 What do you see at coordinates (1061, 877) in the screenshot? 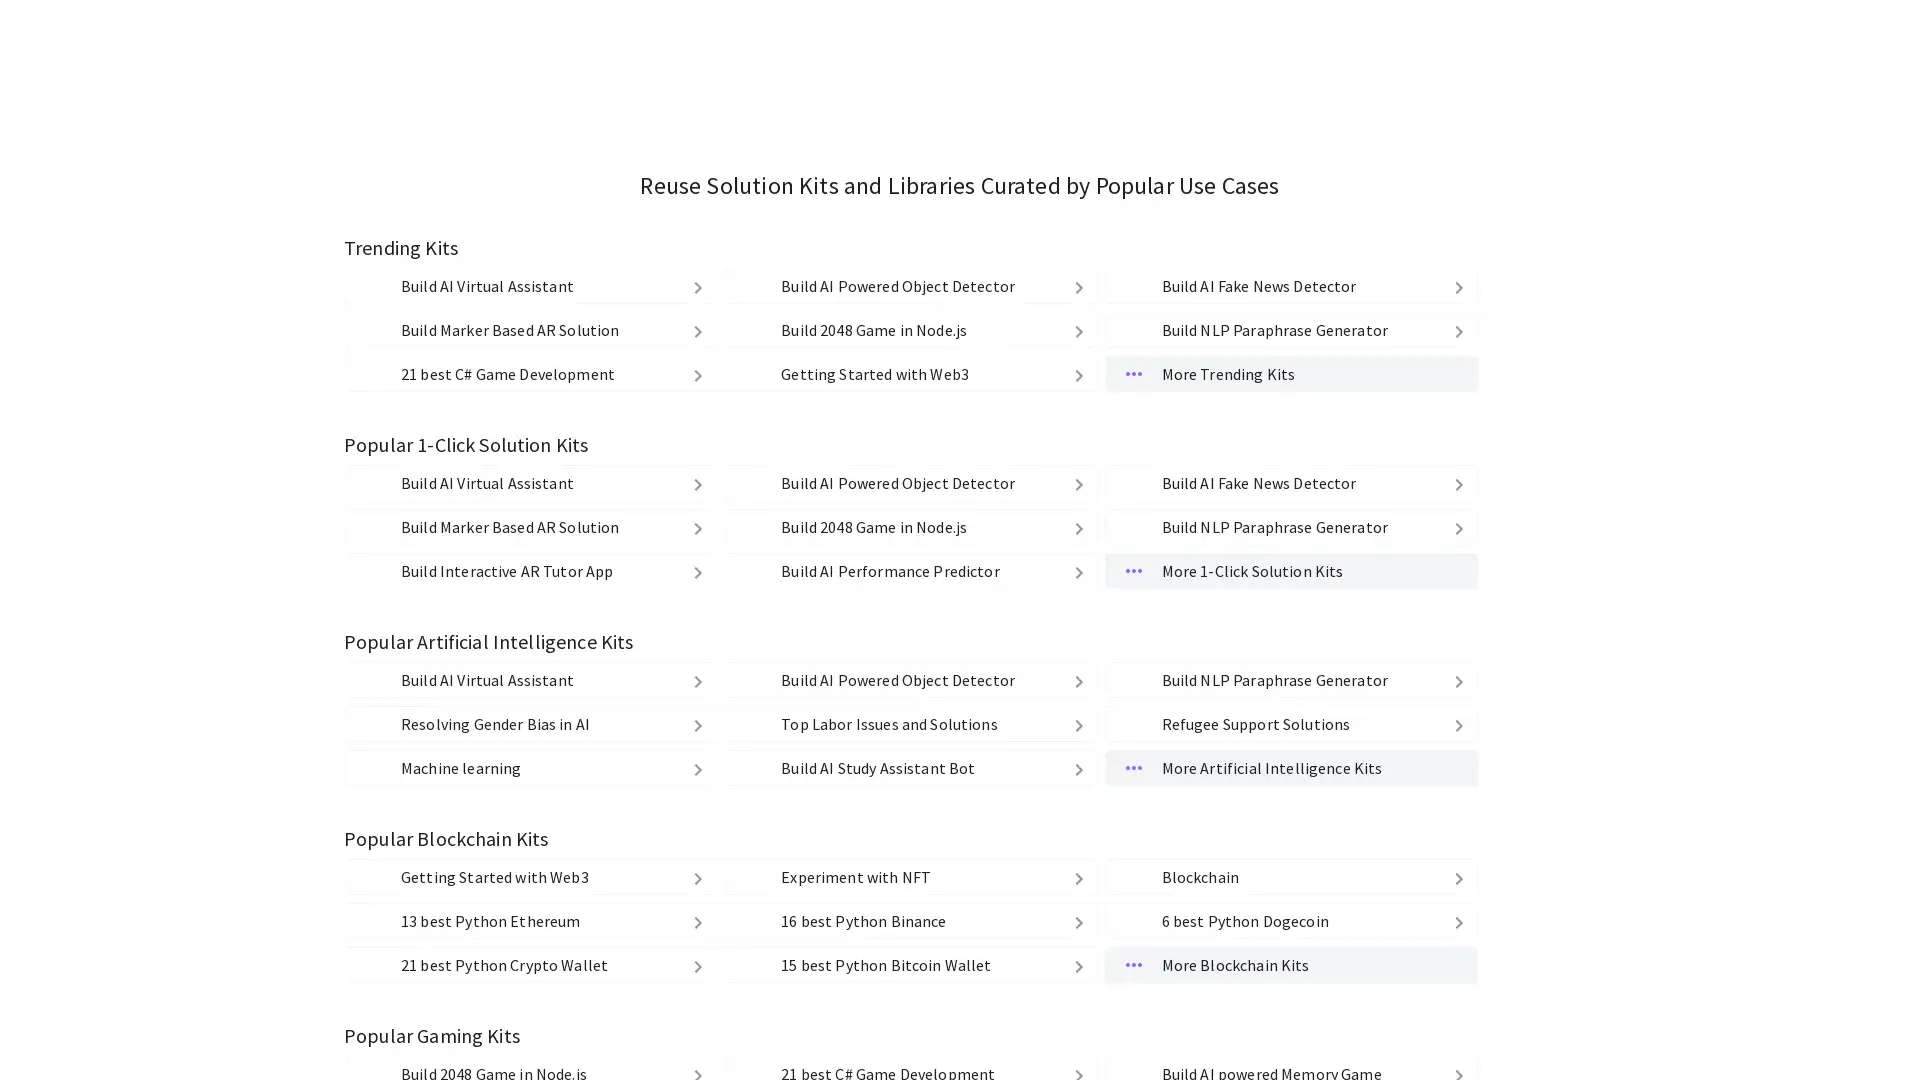
I see `delete` at bounding box center [1061, 877].